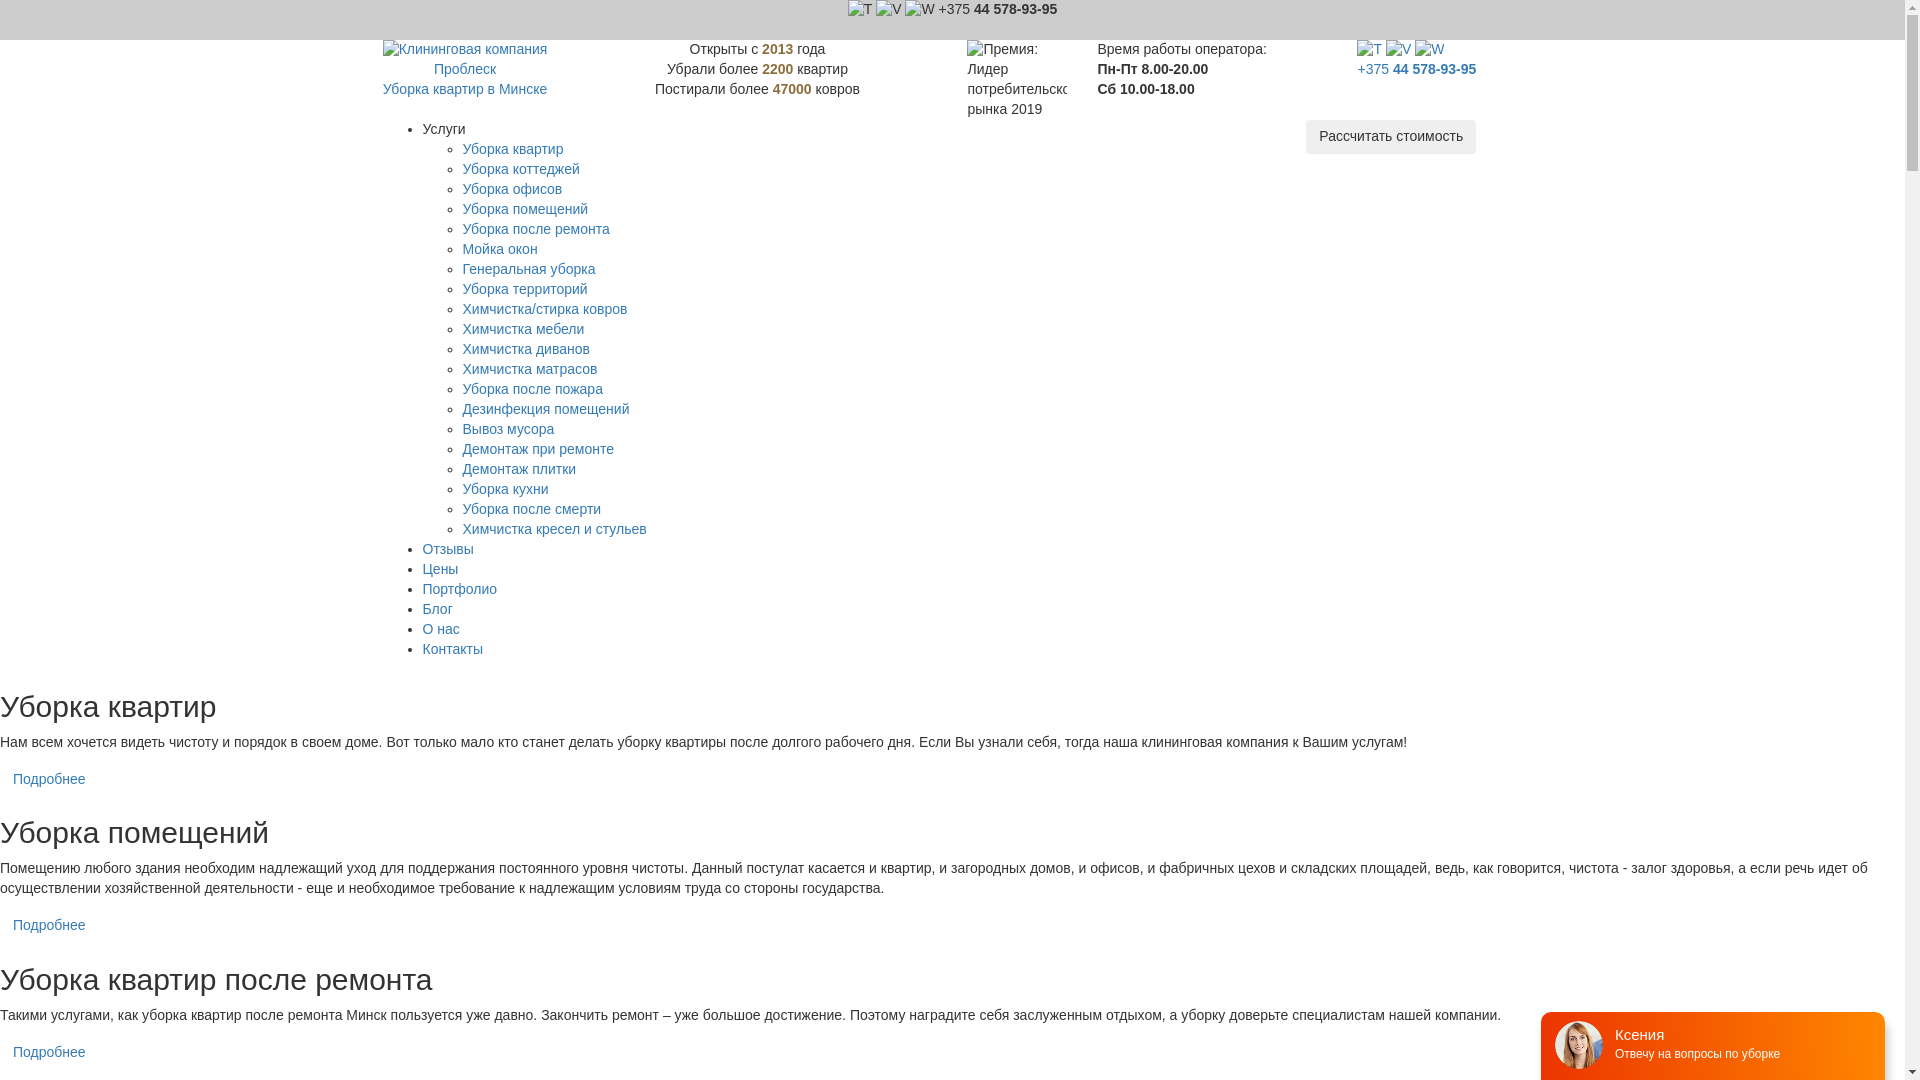  What do you see at coordinates (1357, 68) in the screenshot?
I see `'+375 44 578-93-95'` at bounding box center [1357, 68].